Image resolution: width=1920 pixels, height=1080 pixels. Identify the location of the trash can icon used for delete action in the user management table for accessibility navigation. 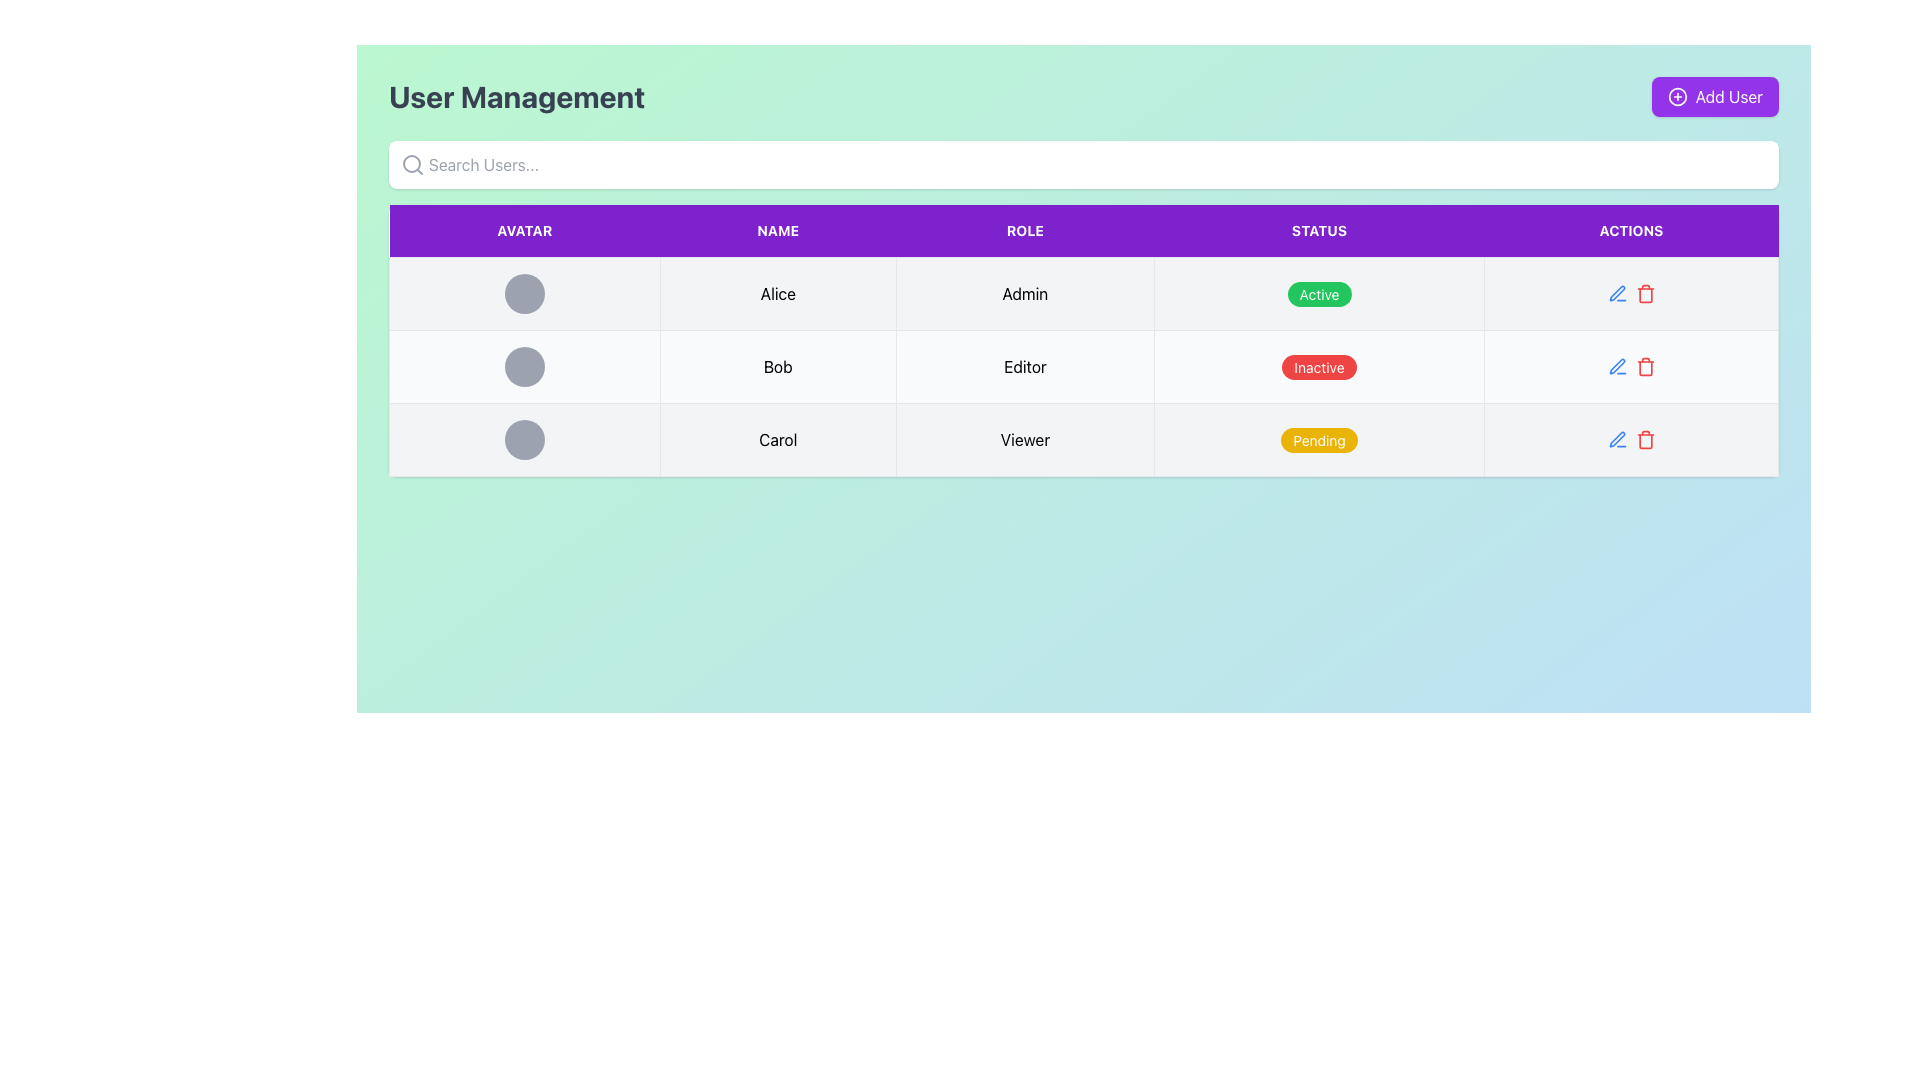
(1645, 440).